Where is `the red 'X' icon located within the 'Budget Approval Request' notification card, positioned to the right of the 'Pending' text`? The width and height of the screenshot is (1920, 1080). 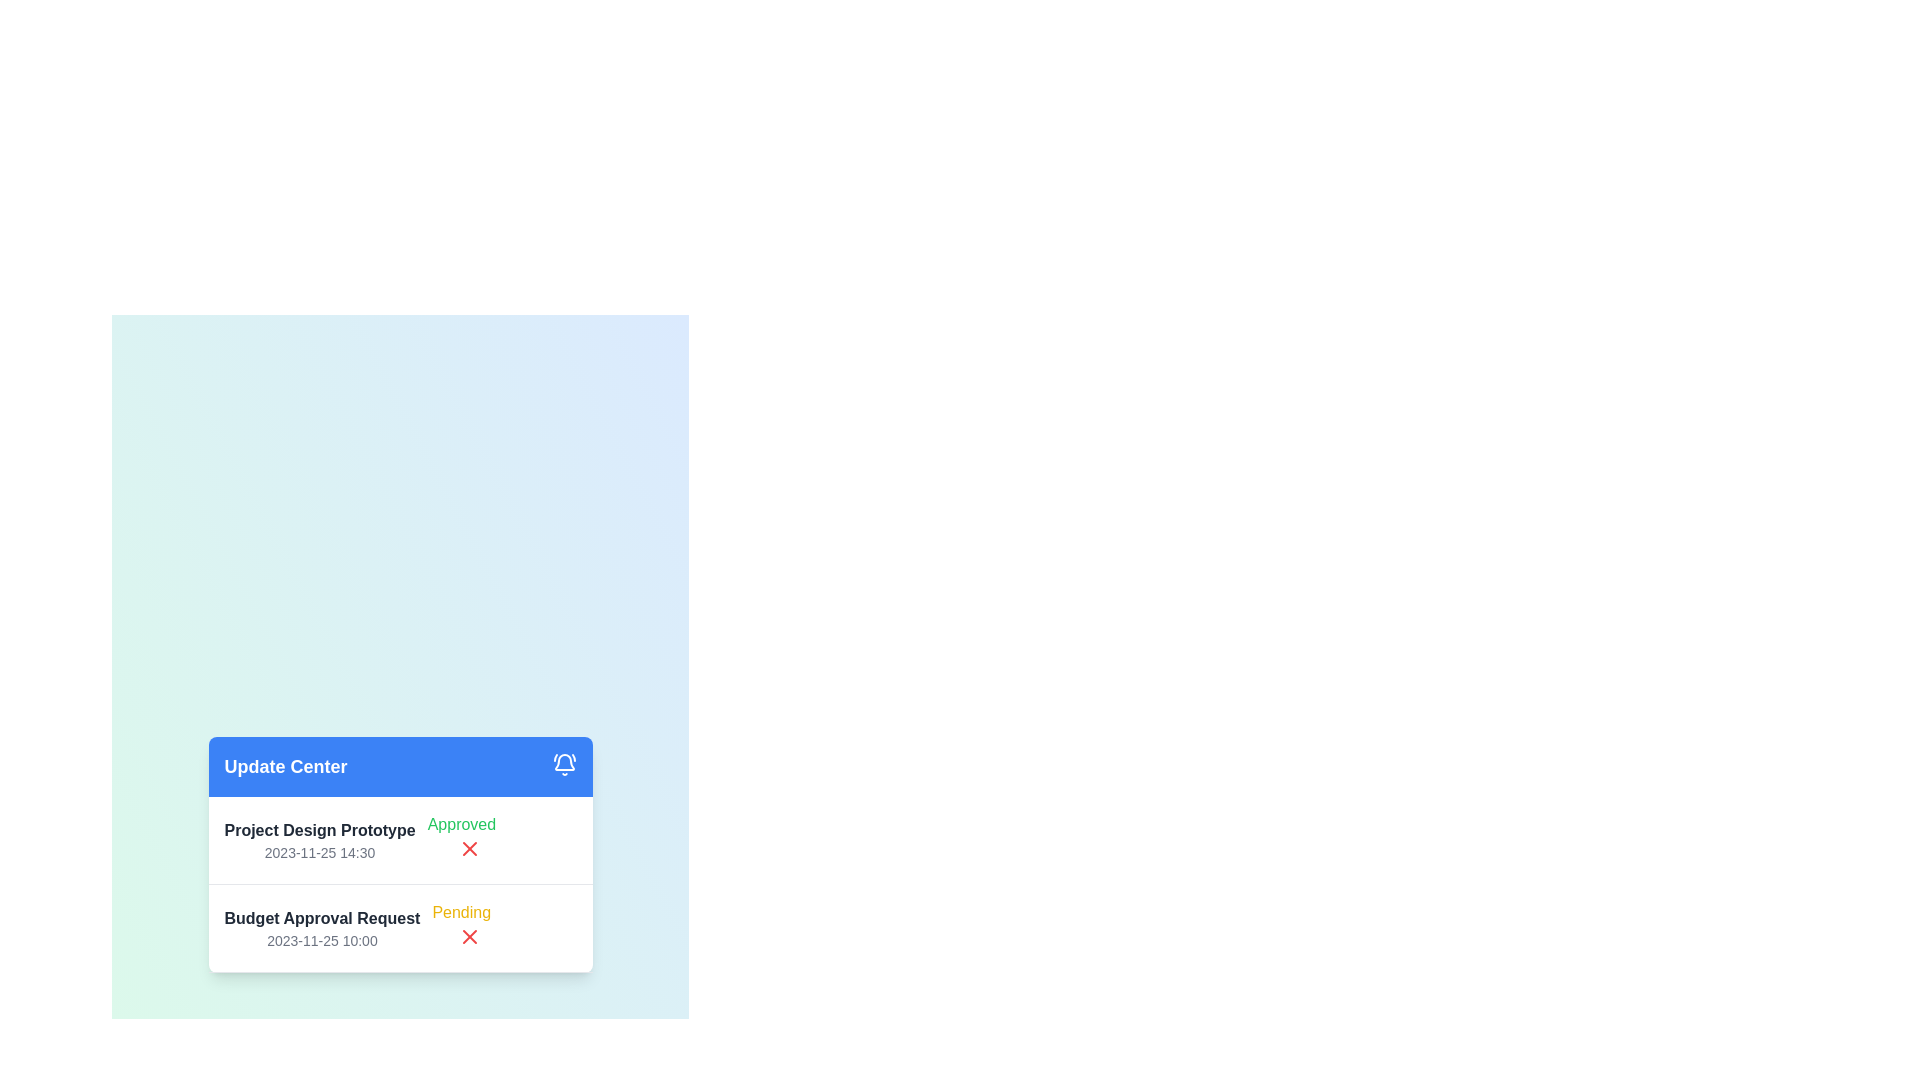
the red 'X' icon located within the 'Budget Approval Request' notification card, positioned to the right of the 'Pending' text is located at coordinates (468, 848).